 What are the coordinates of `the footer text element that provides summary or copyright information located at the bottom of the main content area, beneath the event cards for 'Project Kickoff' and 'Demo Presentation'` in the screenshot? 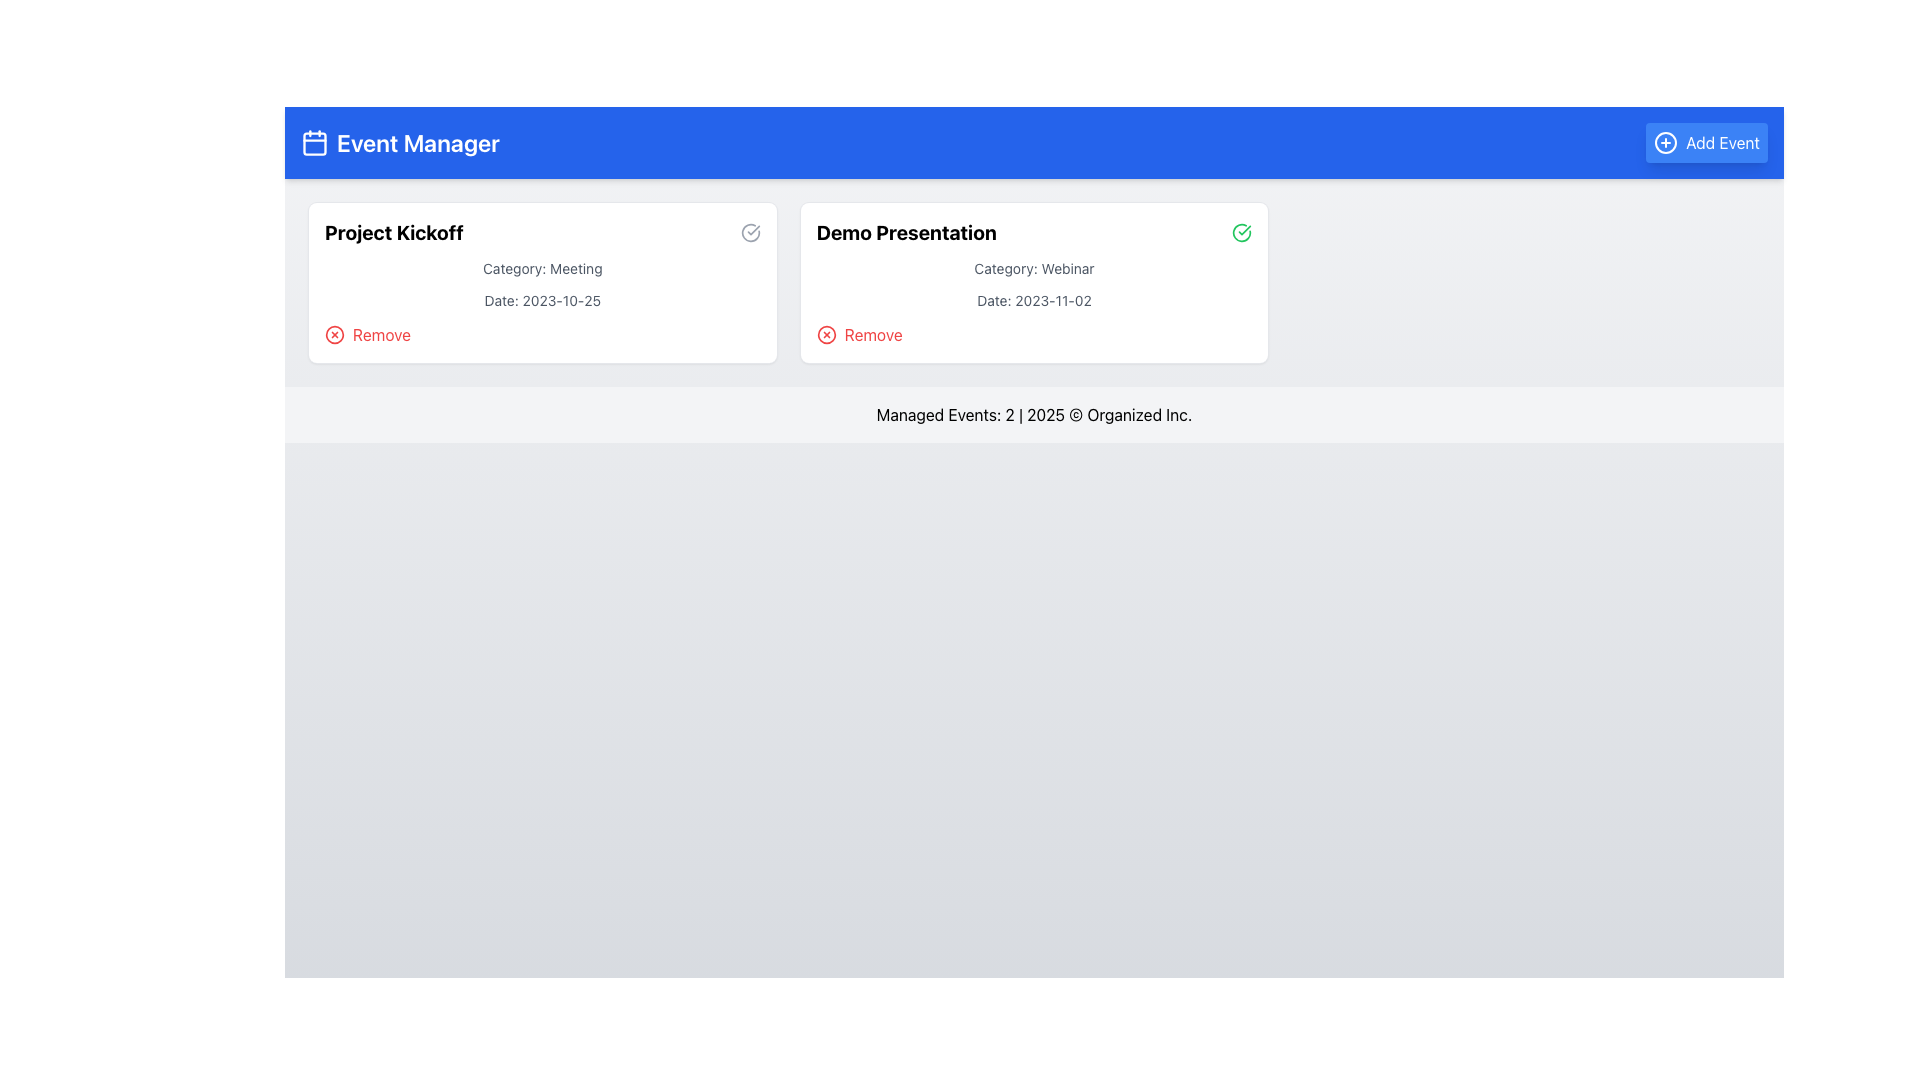 It's located at (1034, 414).